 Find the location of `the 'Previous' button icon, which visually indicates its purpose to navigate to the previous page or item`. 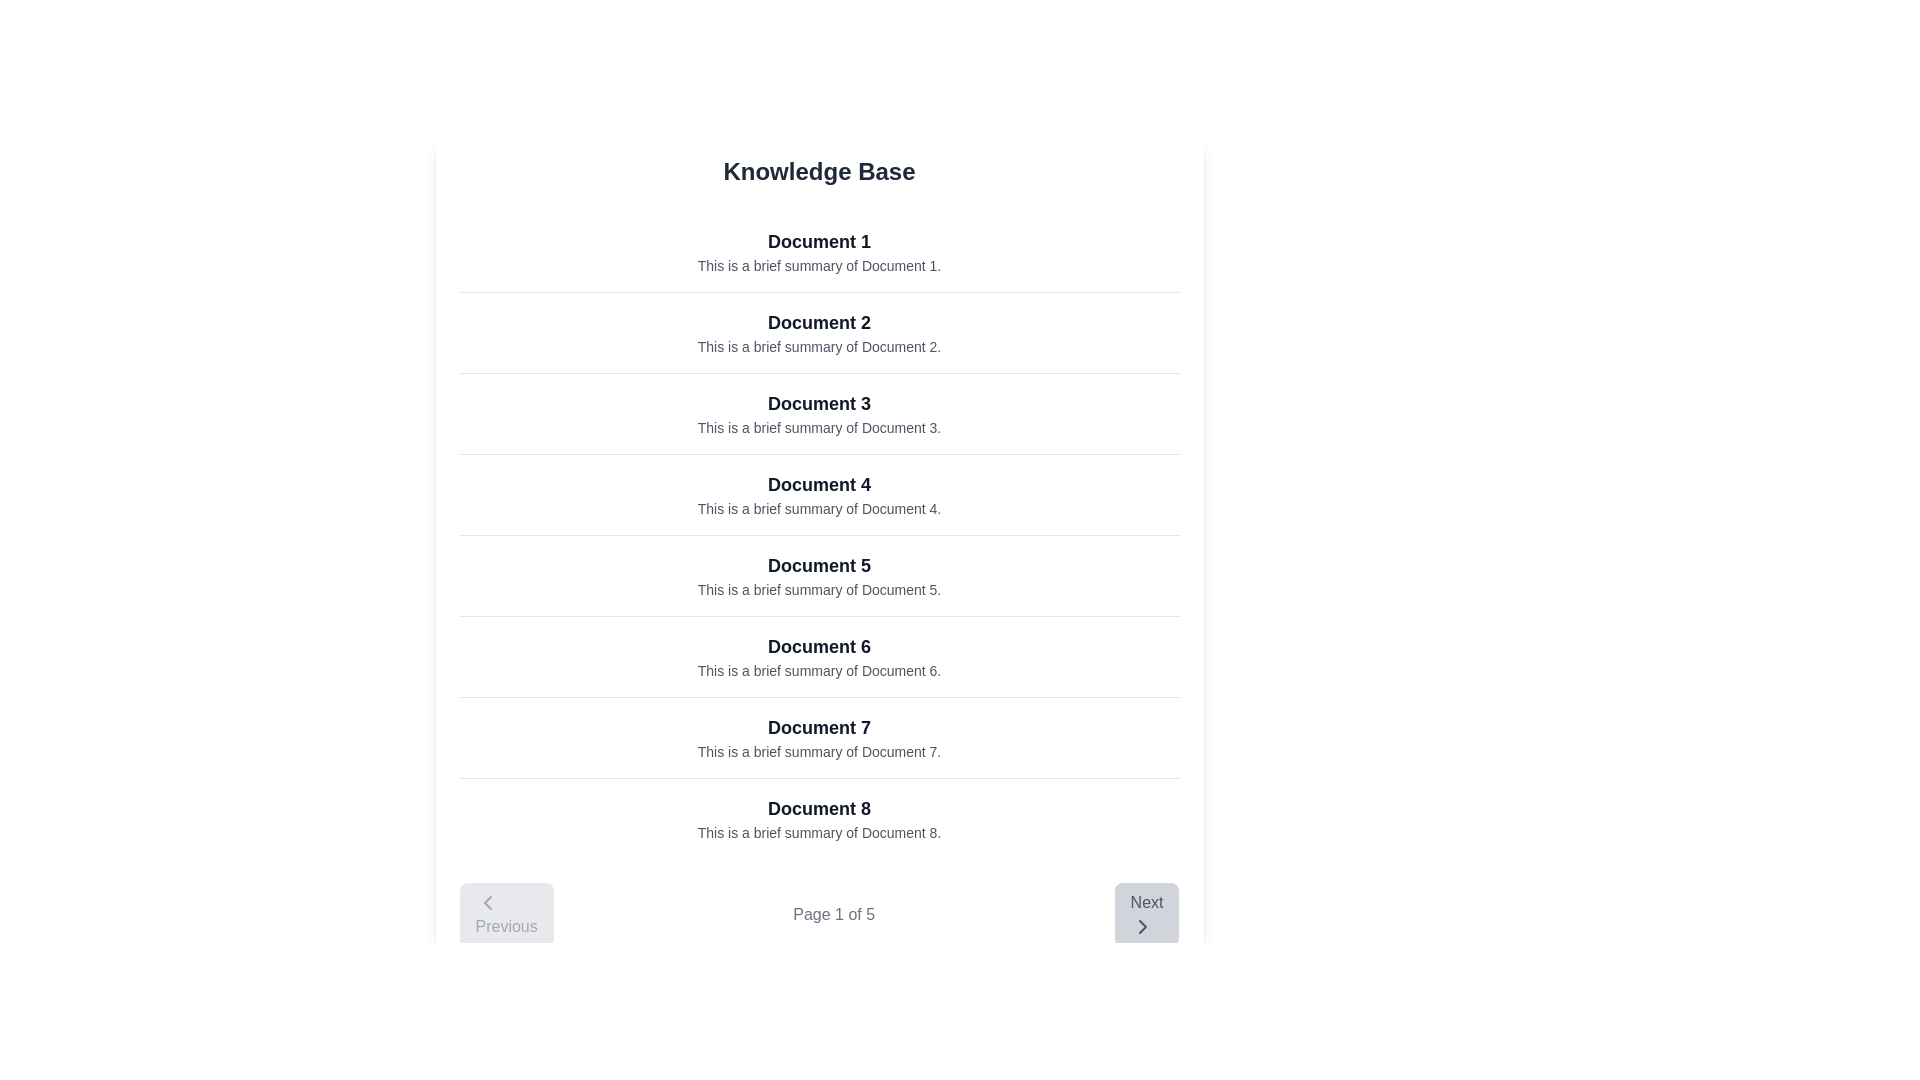

the 'Previous' button icon, which visually indicates its purpose to navigate to the previous page or item is located at coordinates (487, 902).